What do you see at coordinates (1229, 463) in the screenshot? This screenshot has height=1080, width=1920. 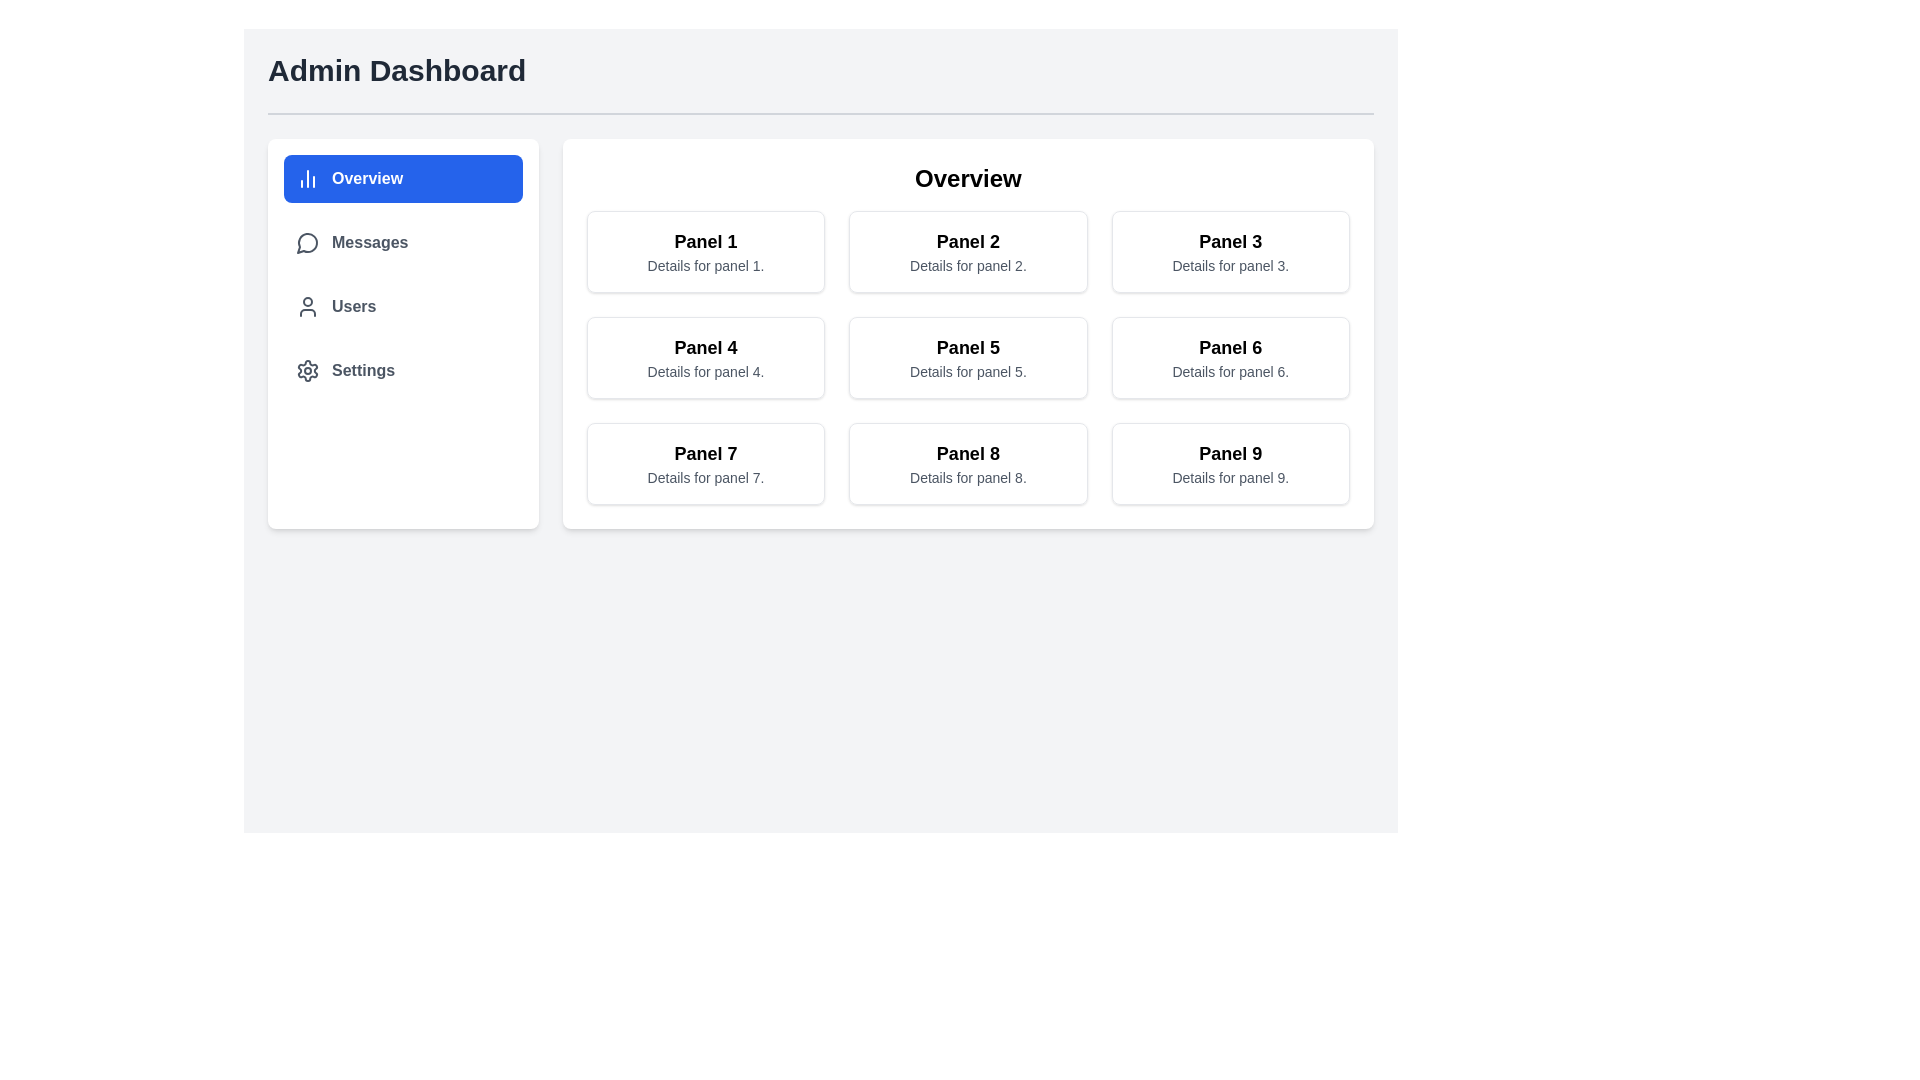 I see `the Information panel located in the bottom right corner of the 3x3 grid in the 'Overview' section of the interface` at bounding box center [1229, 463].